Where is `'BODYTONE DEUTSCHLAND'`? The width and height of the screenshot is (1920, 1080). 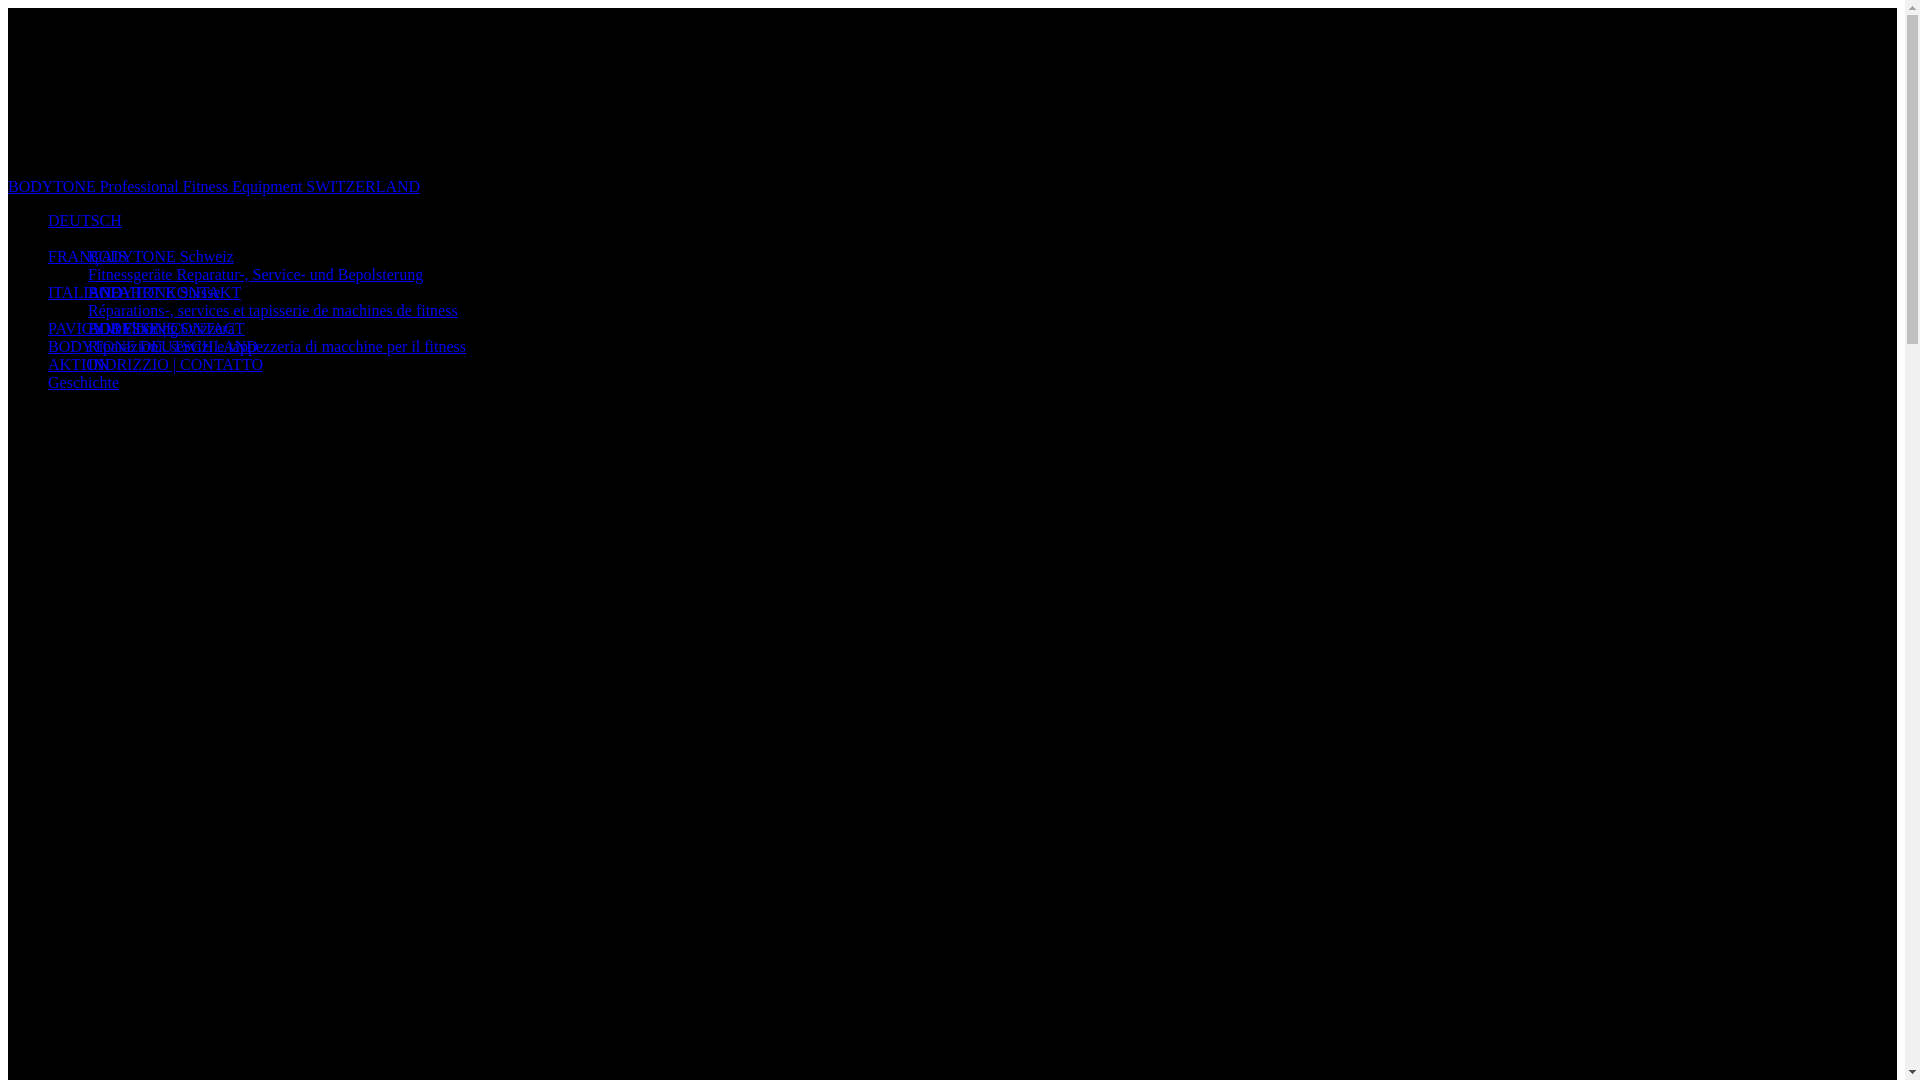
'BODYTONE DEUTSCHLAND' is located at coordinates (152, 345).